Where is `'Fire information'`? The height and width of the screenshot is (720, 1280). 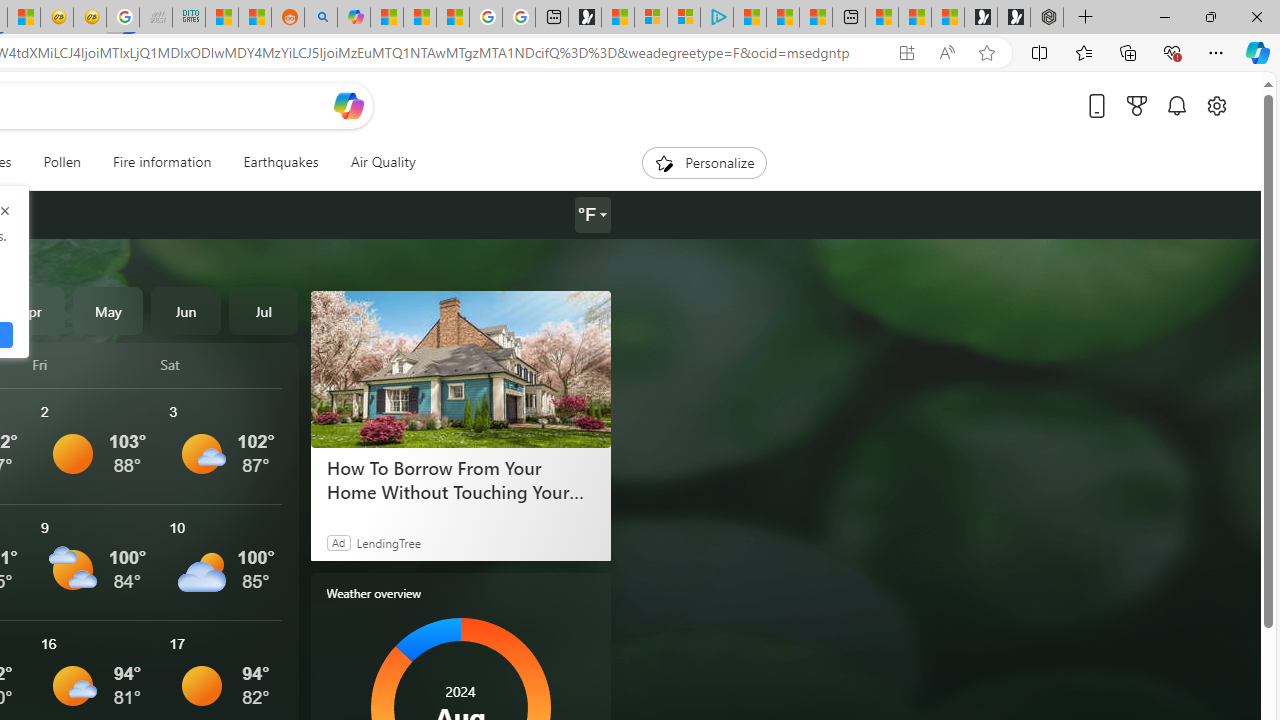
'Fire information' is located at coordinates (162, 162).